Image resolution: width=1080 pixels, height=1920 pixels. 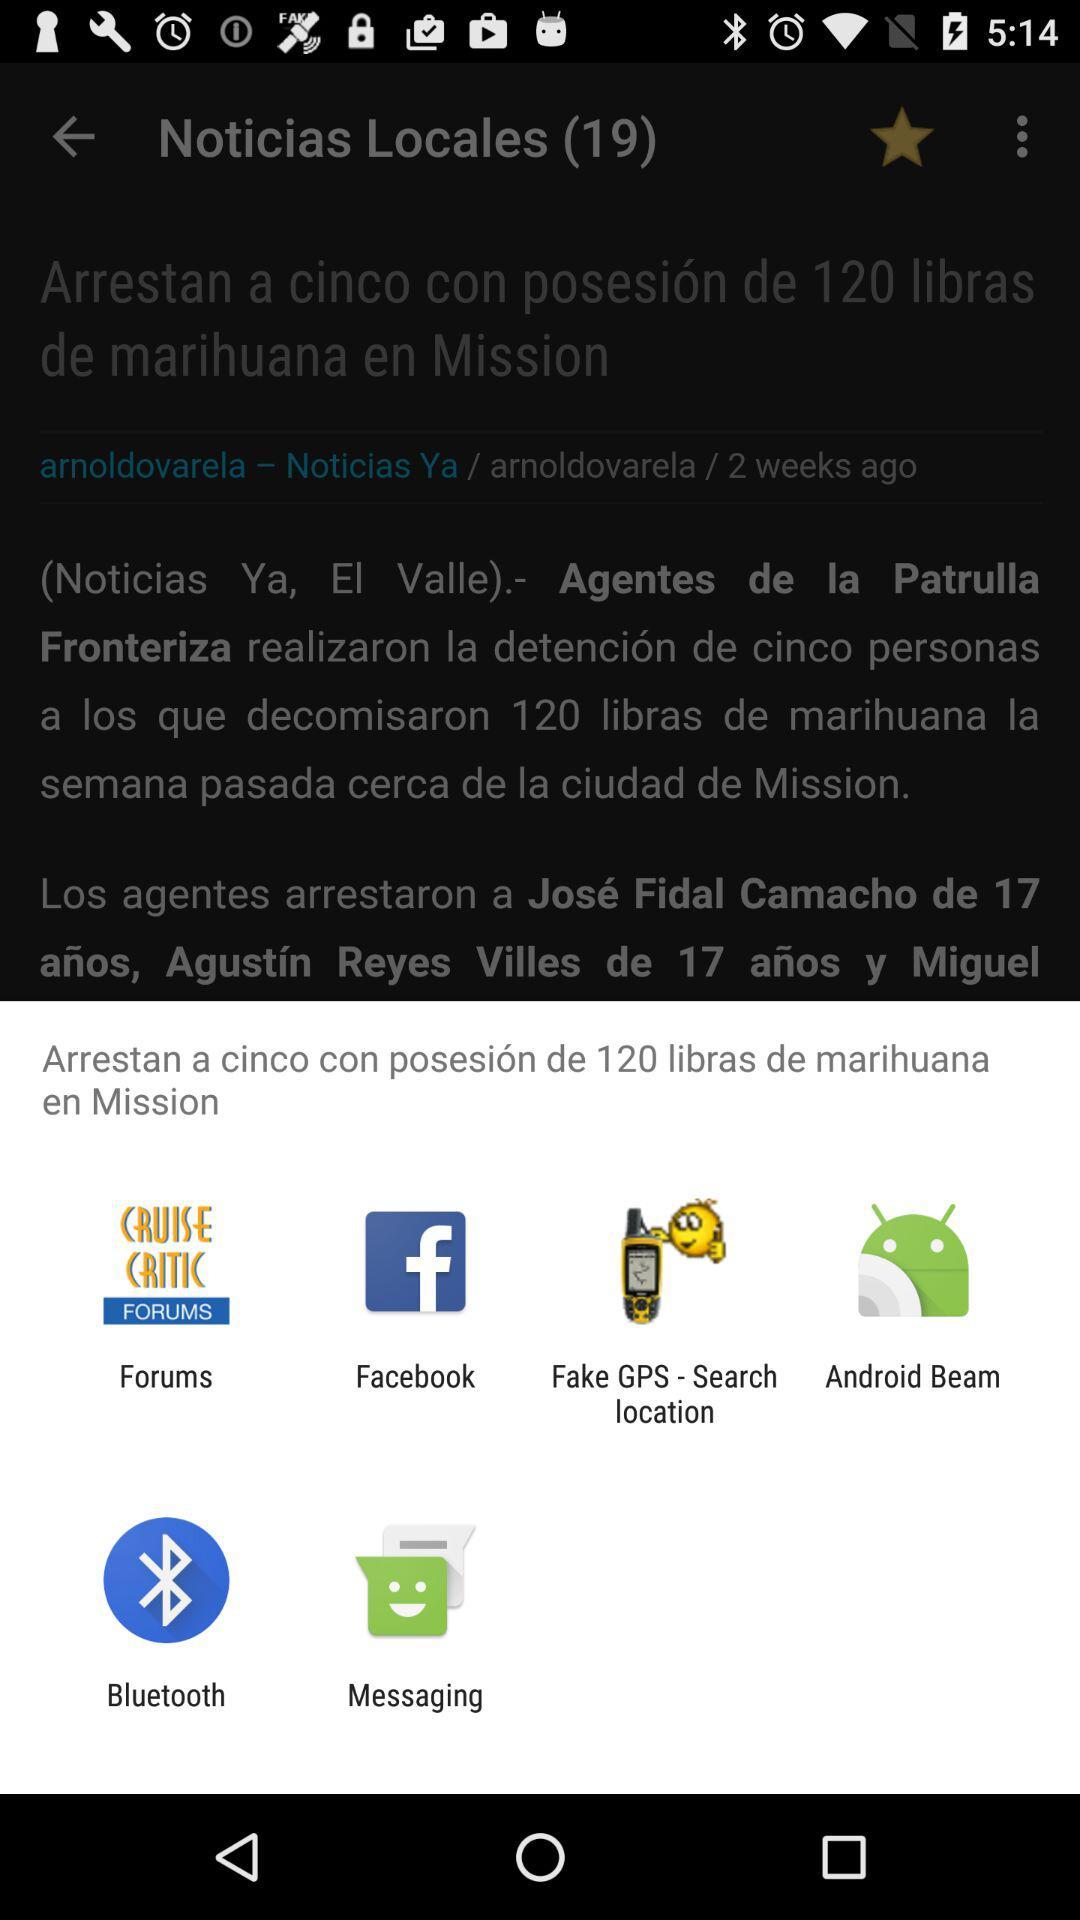 What do you see at coordinates (414, 1711) in the screenshot?
I see `the app next to bluetooth app` at bounding box center [414, 1711].